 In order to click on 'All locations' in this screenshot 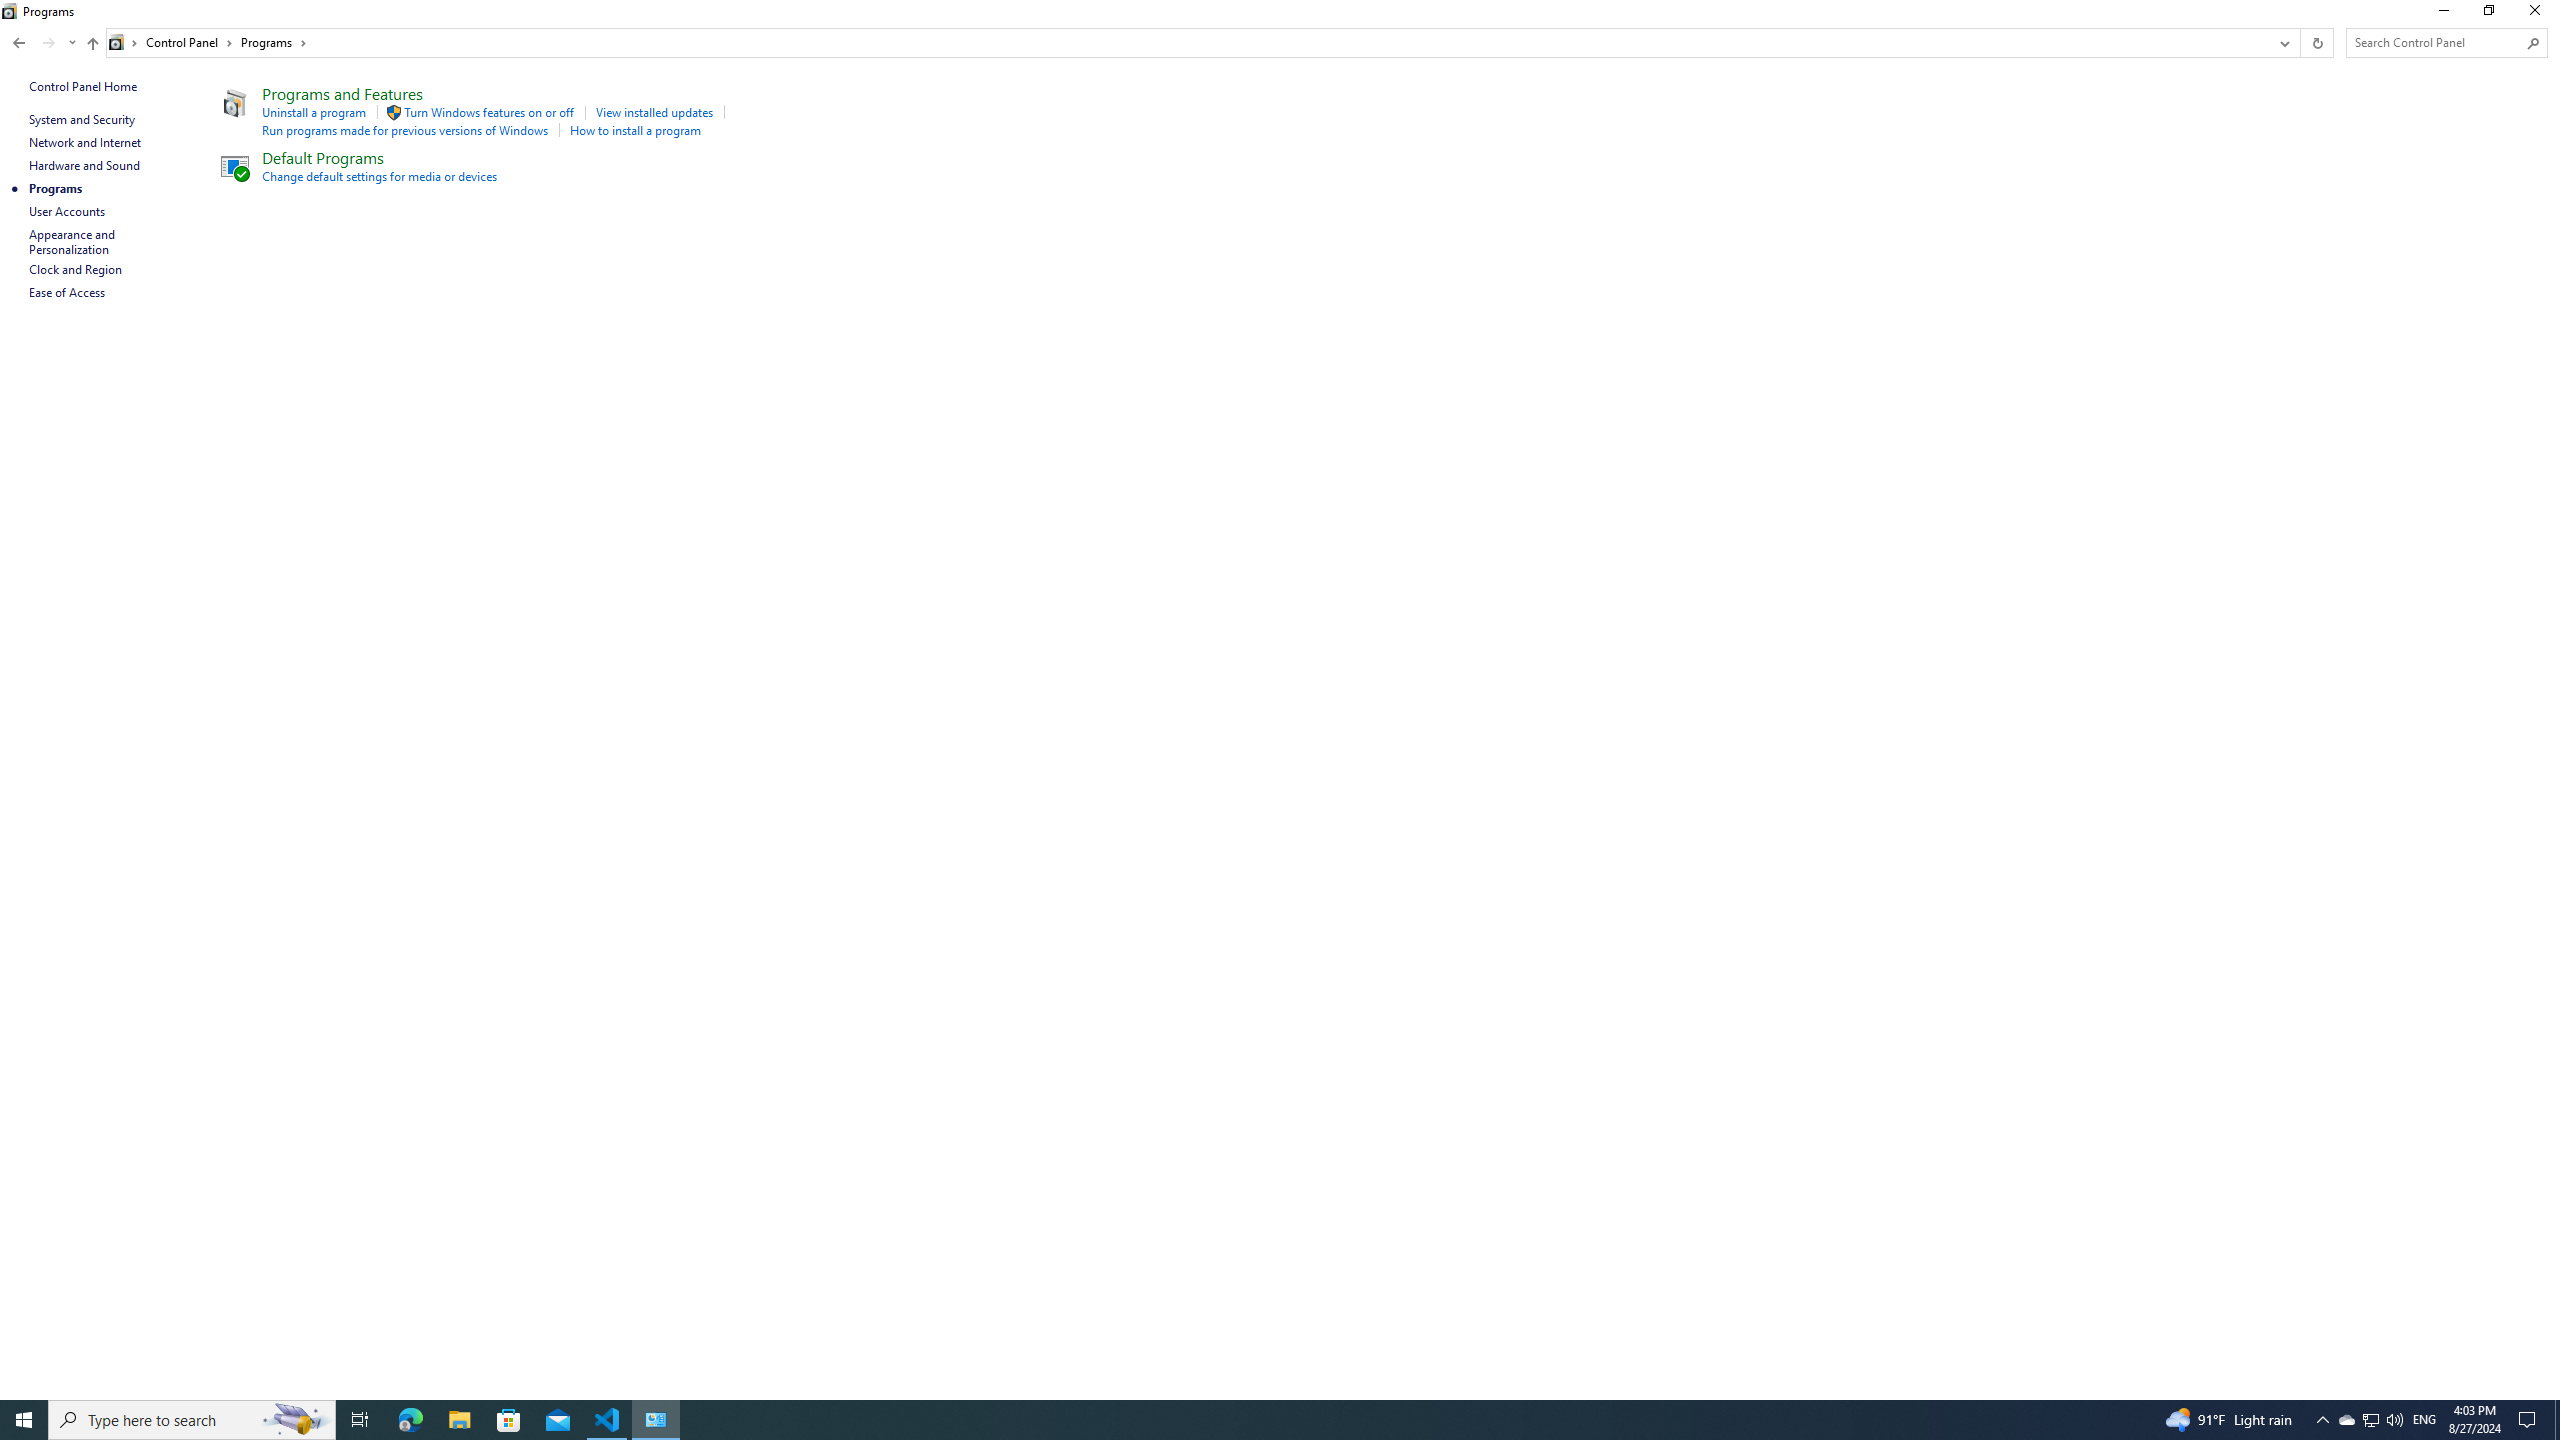, I will do `click(123, 42)`.